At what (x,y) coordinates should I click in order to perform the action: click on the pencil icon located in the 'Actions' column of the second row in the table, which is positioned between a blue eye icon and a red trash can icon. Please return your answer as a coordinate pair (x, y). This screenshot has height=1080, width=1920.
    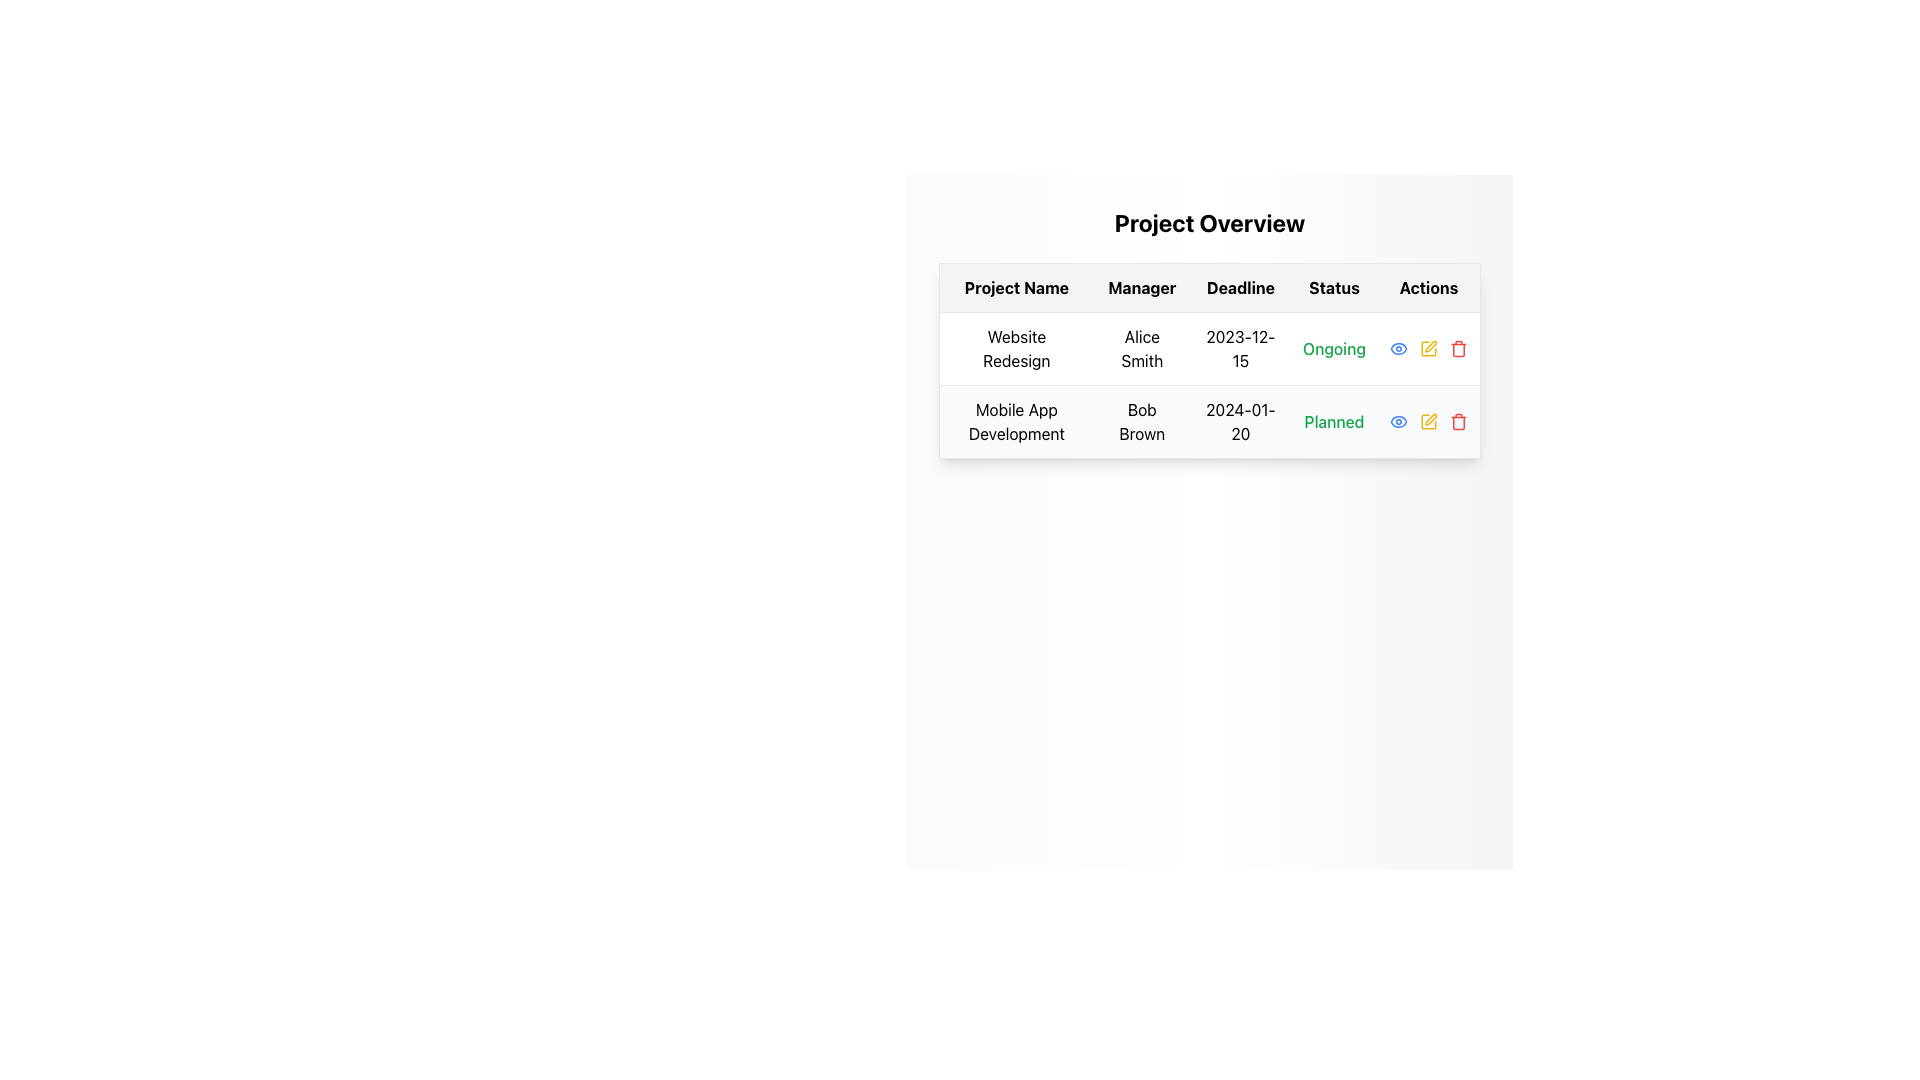
    Looking at the image, I should click on (1428, 420).